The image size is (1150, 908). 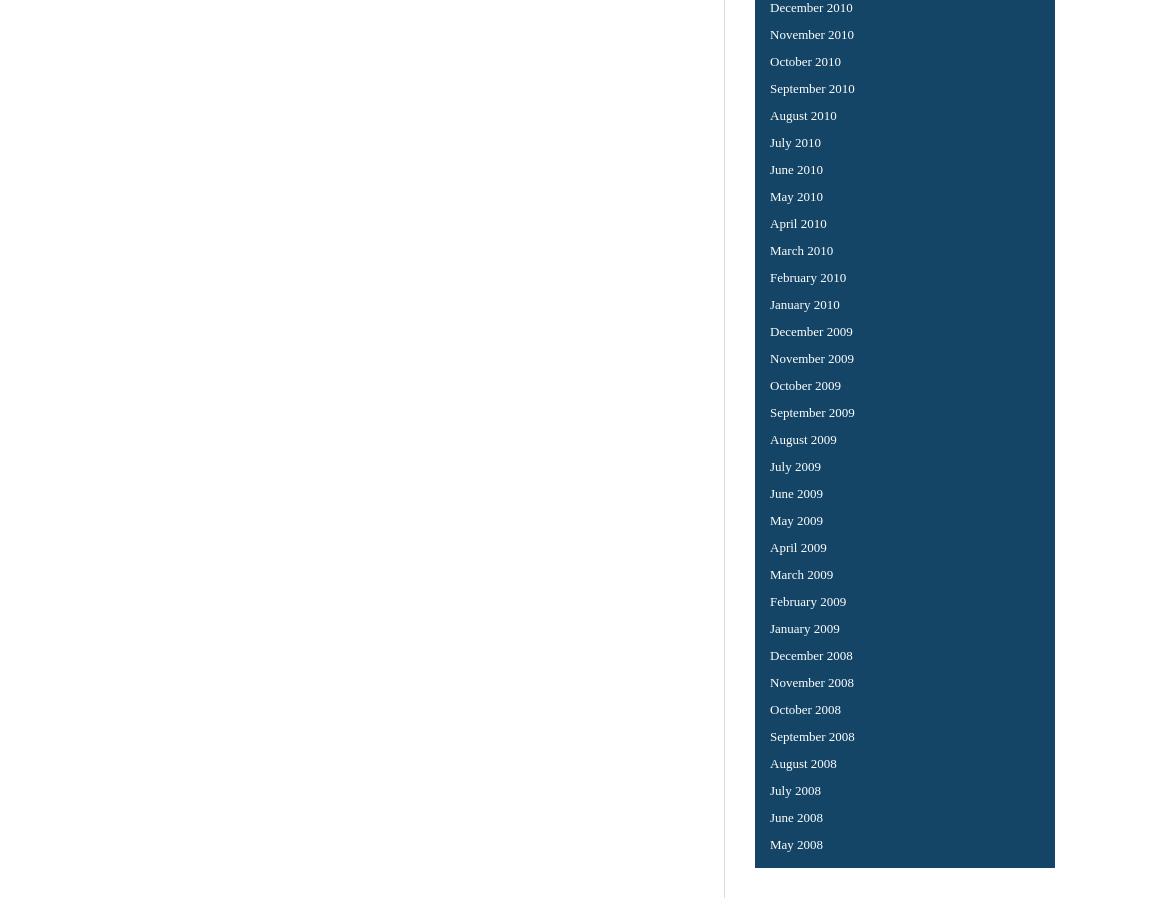 I want to click on 'November 2010', so click(x=811, y=32).